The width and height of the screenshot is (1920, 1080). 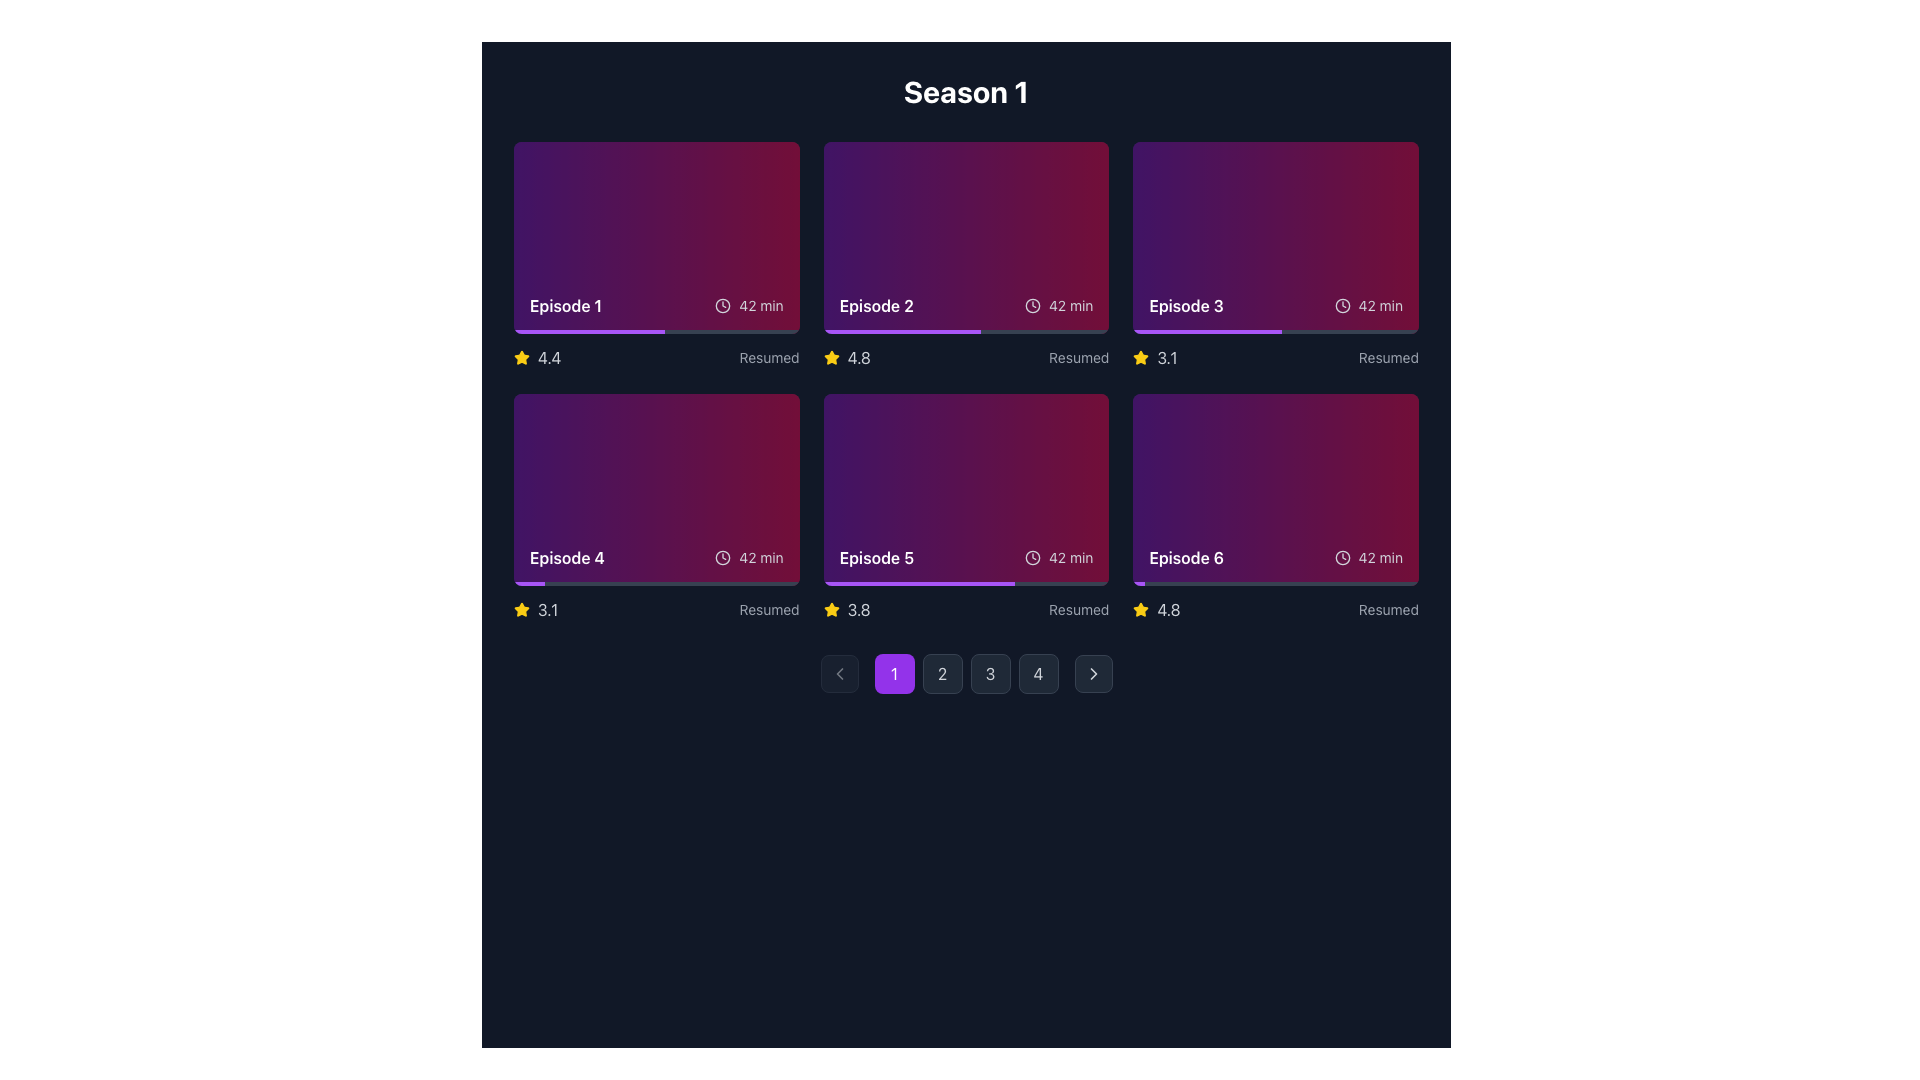 What do you see at coordinates (1275, 583) in the screenshot?
I see `the progress bar indicating the completion percentage of 'Episode 6' located at the bottom right of the 'Episode 6' card` at bounding box center [1275, 583].